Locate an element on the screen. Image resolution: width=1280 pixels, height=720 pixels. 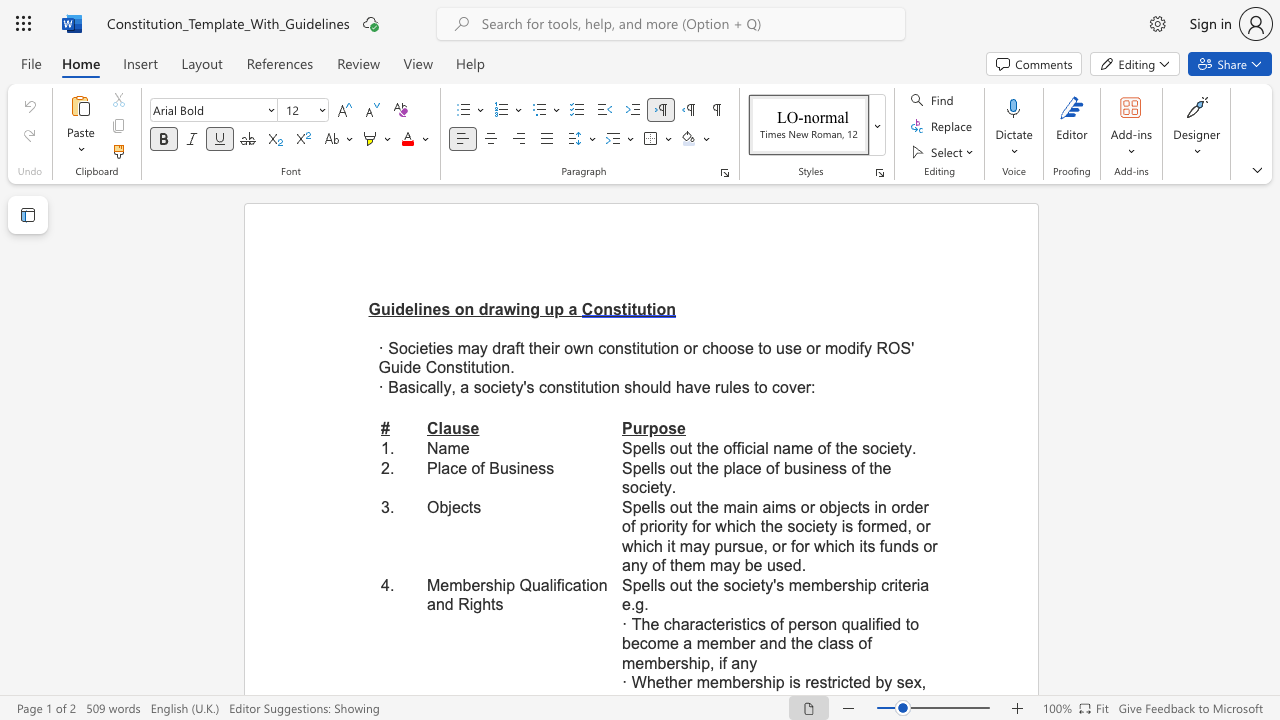
the subset text "y" within the text "Spells out the society" is located at coordinates (764, 585).